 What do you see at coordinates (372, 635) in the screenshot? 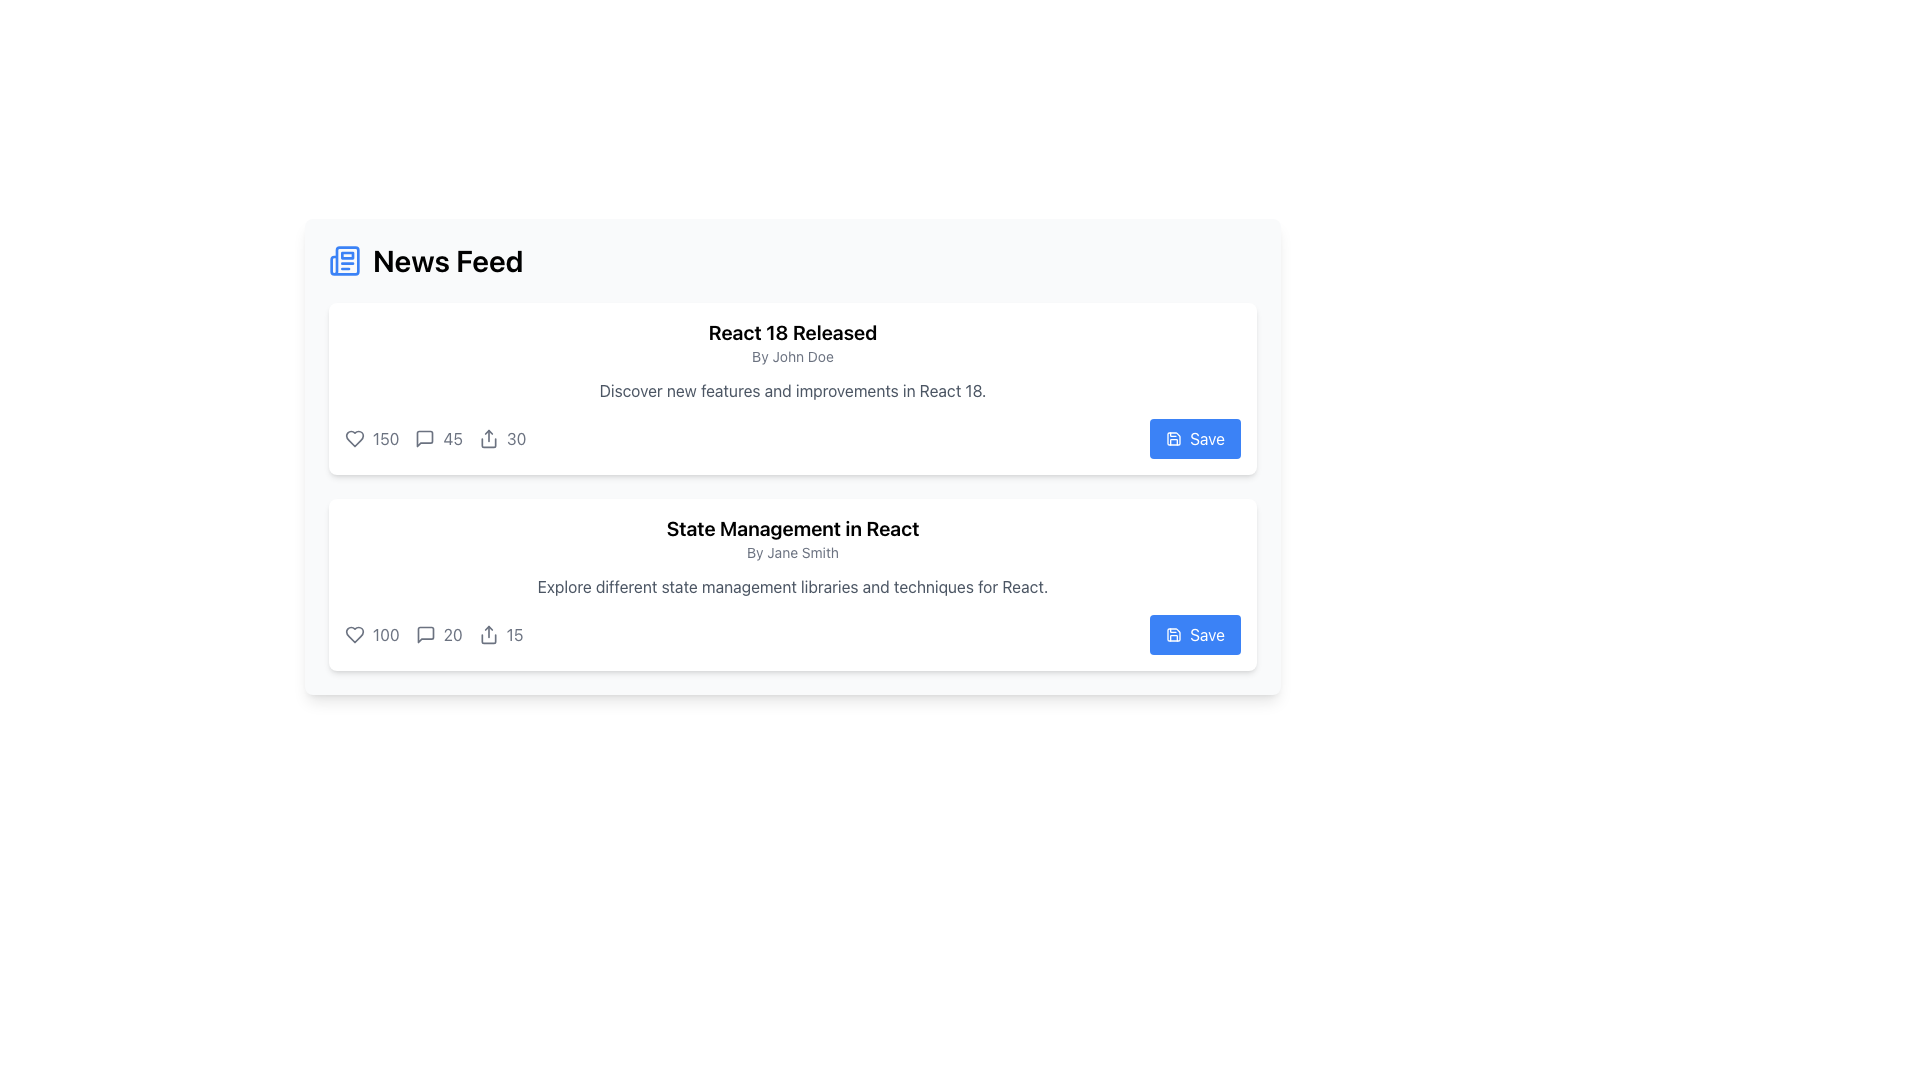
I see `the numerical text '100' styled in gray, located to the right of the heart-shaped icon below the second post in the feed` at bounding box center [372, 635].